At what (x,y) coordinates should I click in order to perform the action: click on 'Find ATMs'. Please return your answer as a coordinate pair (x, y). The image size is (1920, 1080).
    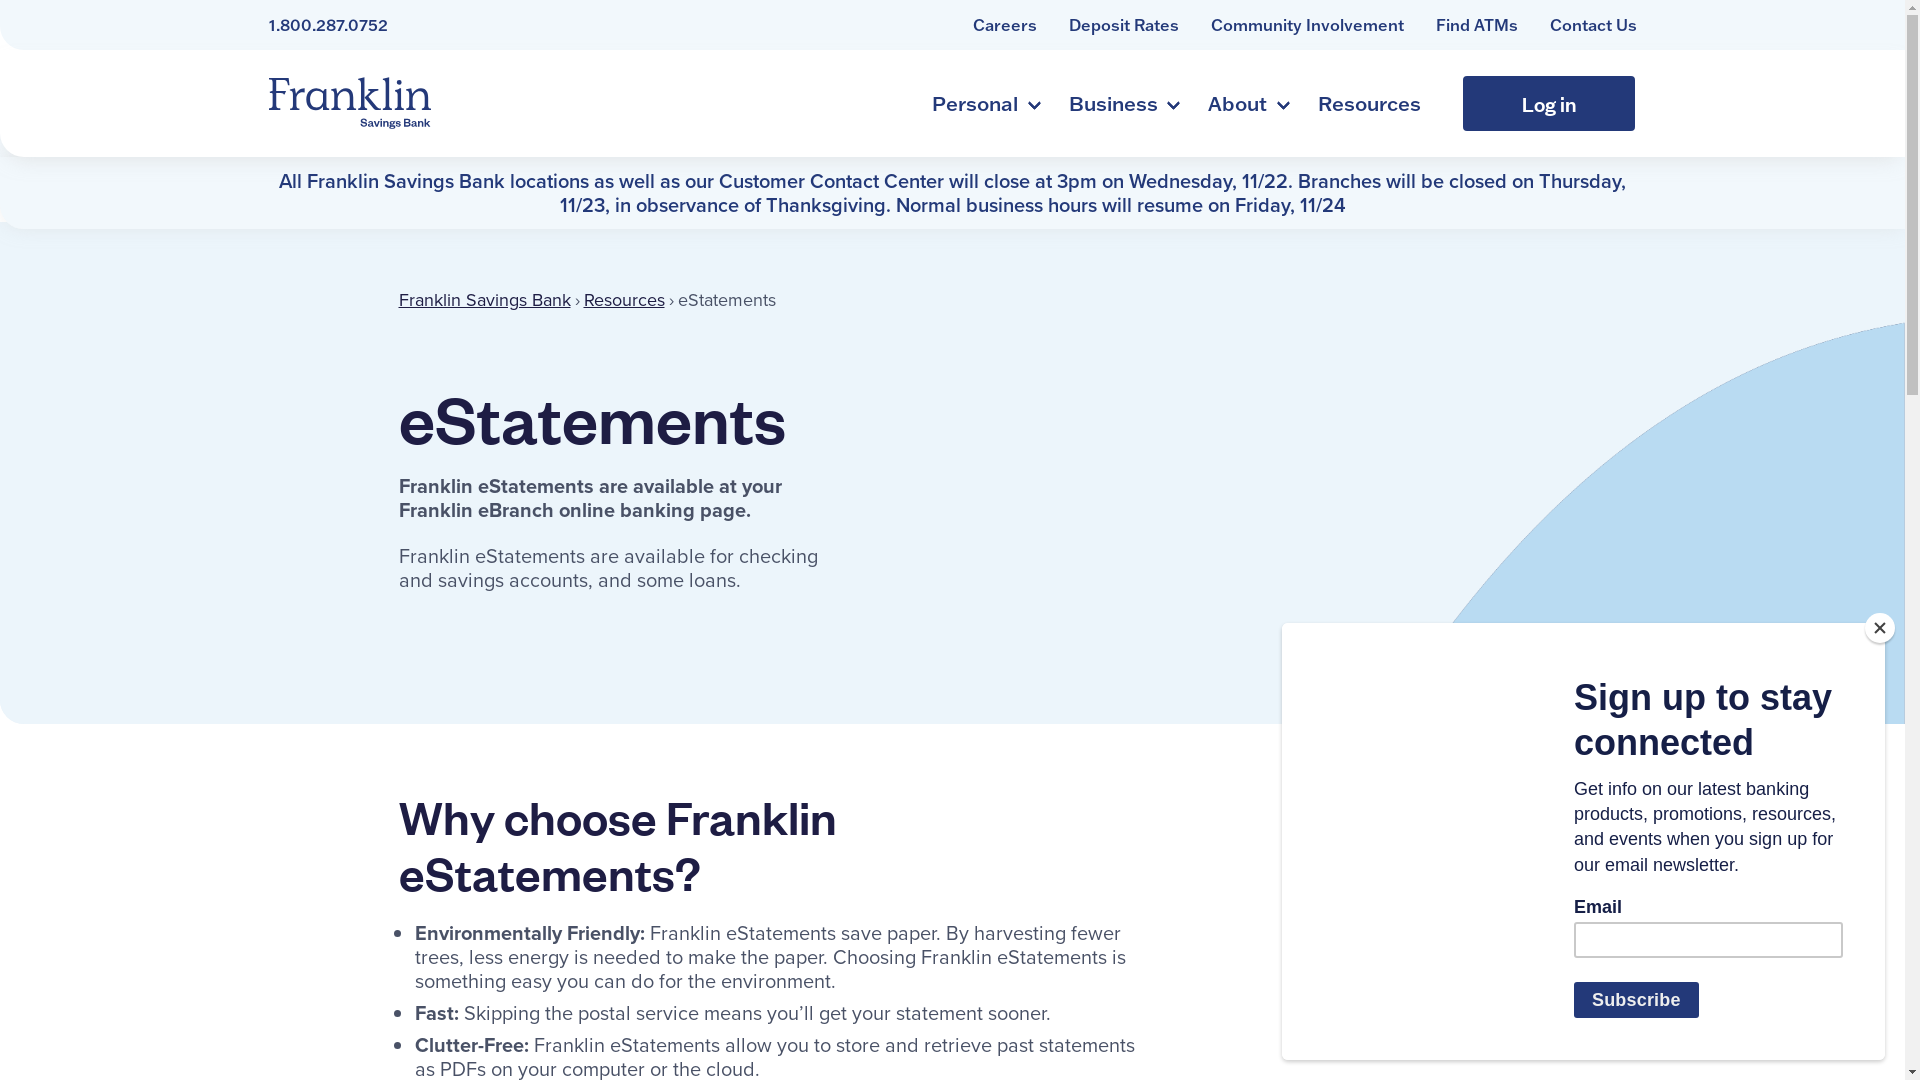
    Looking at the image, I should click on (1419, 24).